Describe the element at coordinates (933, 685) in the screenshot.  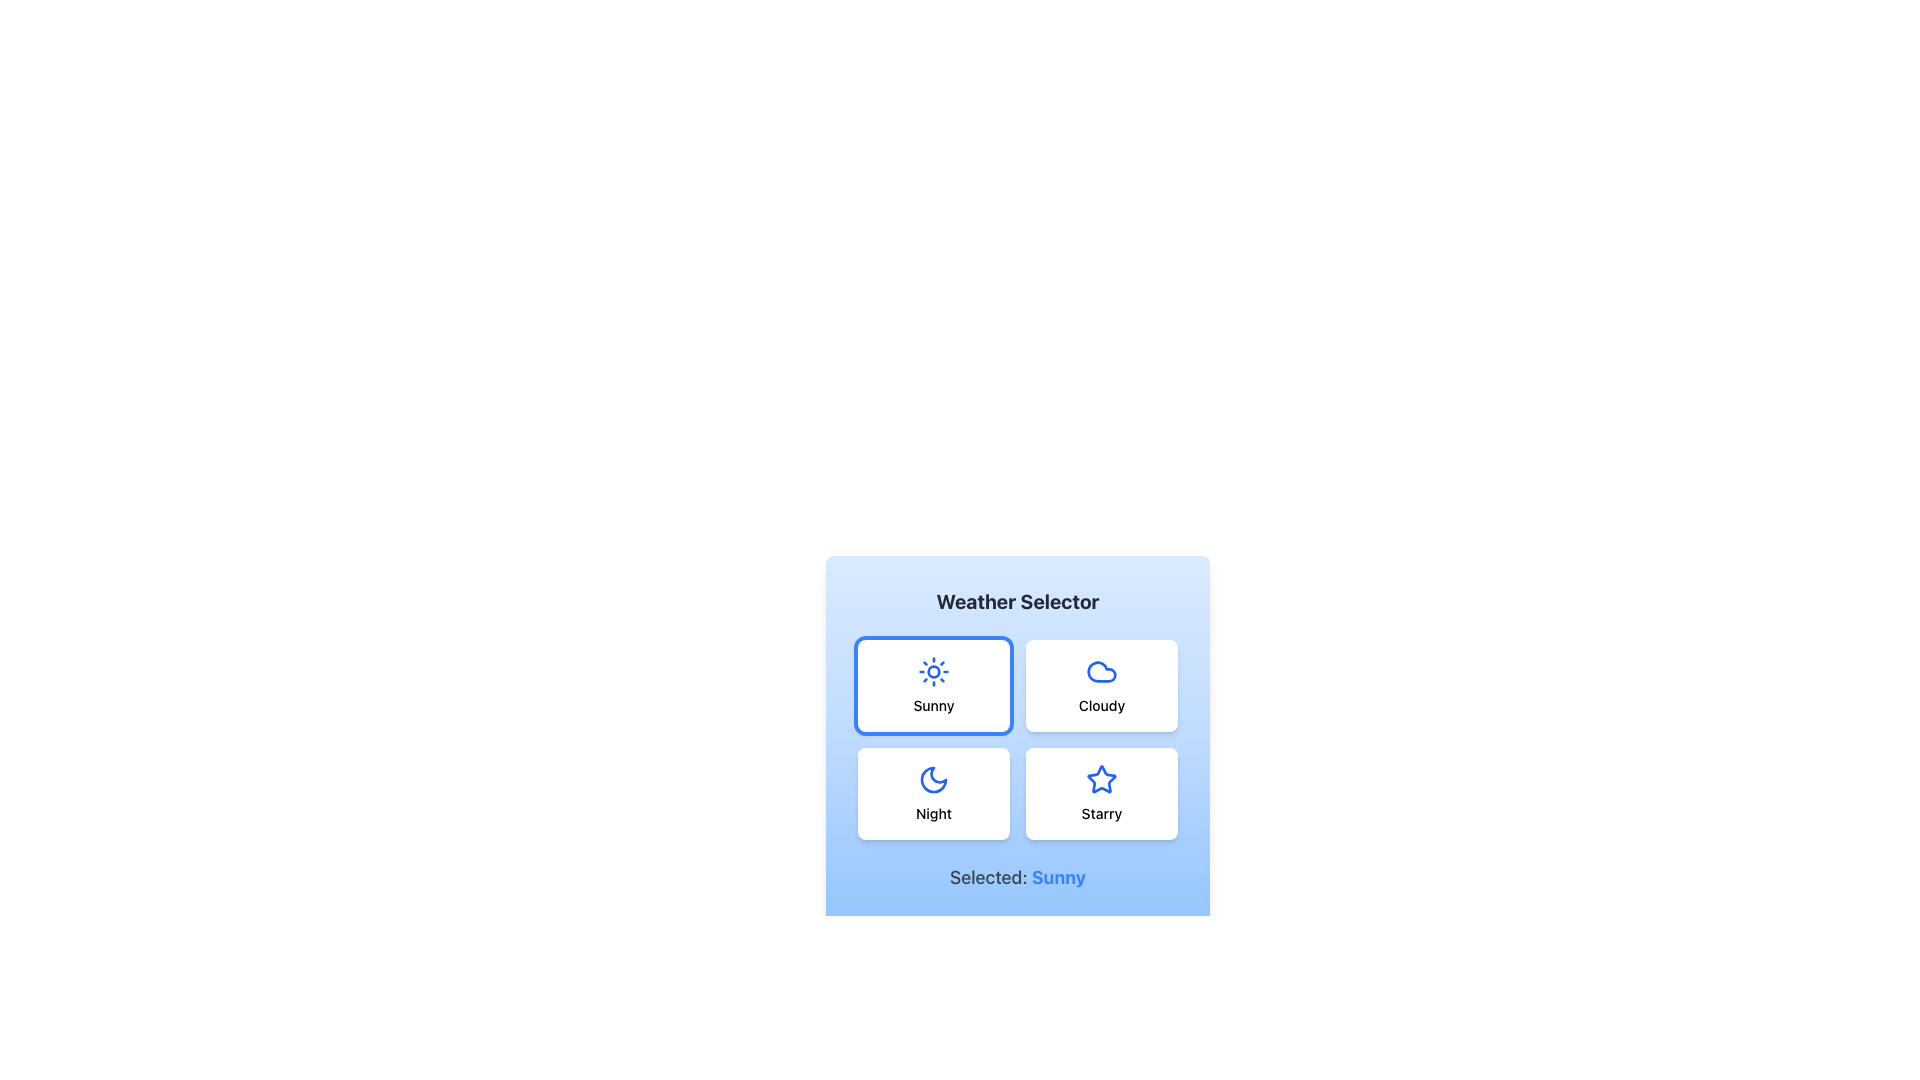
I see `the 'Sunny' button in the Weather Selector section` at that location.